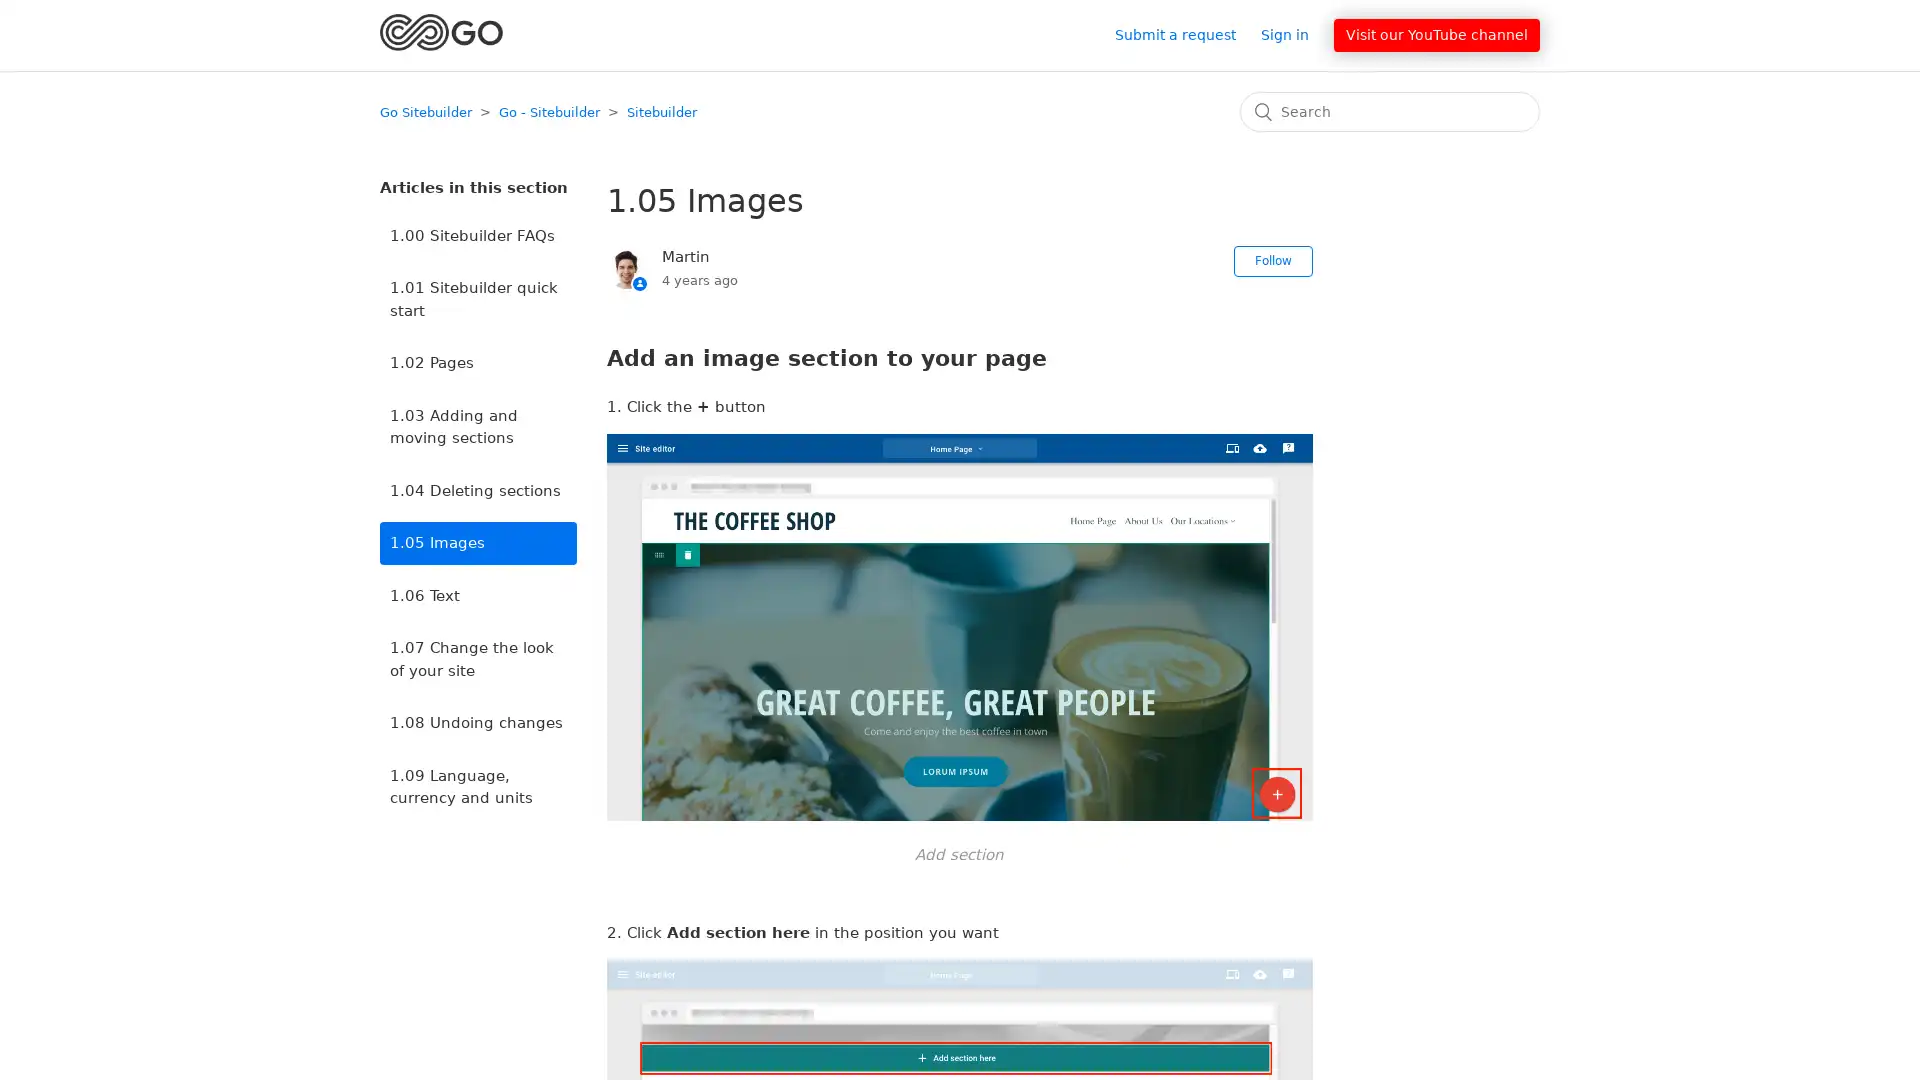 The image size is (1920, 1080). What do you see at coordinates (1295, 34) in the screenshot?
I see `Sign in` at bounding box center [1295, 34].